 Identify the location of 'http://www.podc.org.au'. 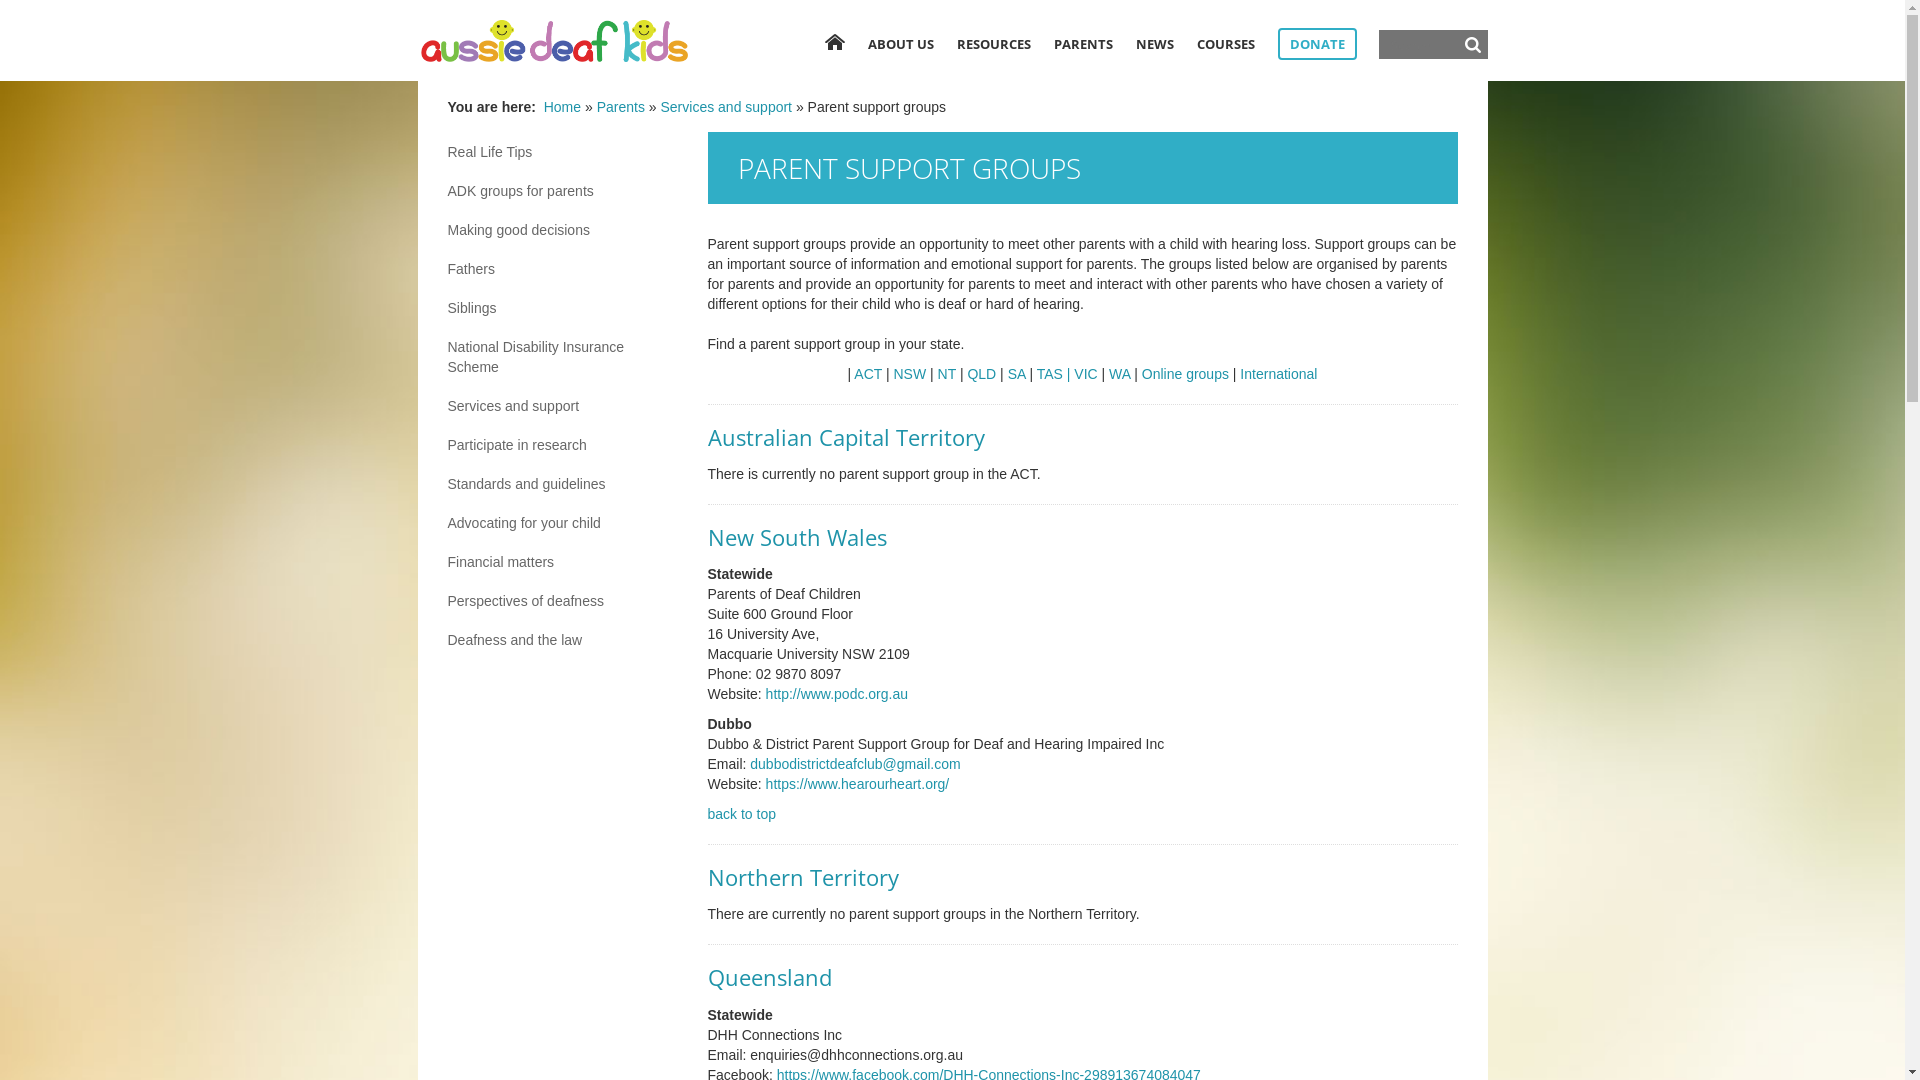
(836, 693).